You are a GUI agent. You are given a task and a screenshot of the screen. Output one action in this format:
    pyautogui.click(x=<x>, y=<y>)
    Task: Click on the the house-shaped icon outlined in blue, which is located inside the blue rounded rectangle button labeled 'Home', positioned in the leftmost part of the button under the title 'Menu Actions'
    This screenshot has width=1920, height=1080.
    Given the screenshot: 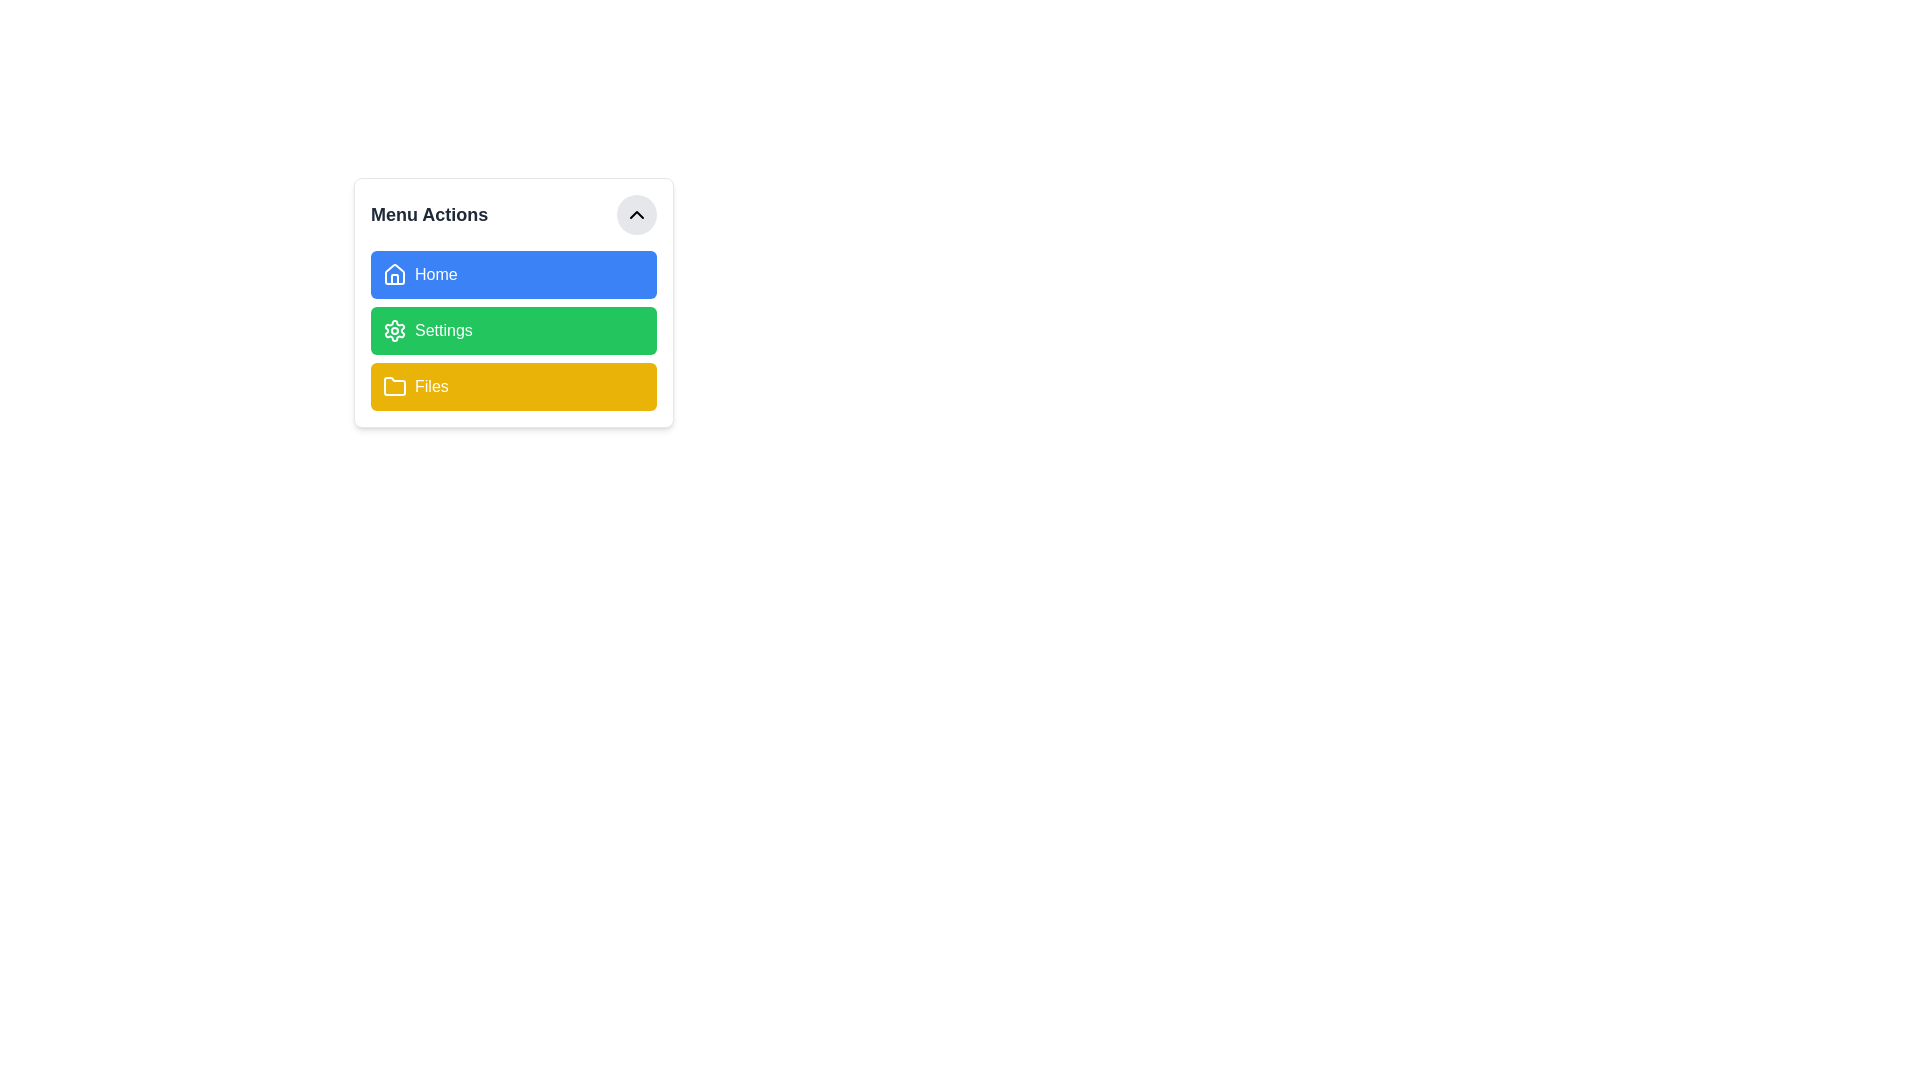 What is the action you would take?
    pyautogui.click(x=394, y=274)
    